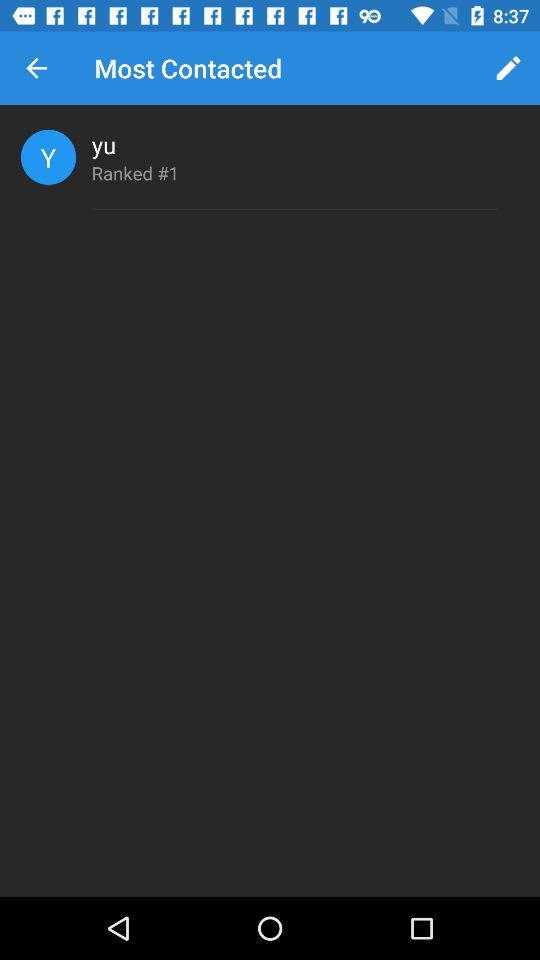  I want to click on the item below the ranked #1 icon, so click(293, 209).